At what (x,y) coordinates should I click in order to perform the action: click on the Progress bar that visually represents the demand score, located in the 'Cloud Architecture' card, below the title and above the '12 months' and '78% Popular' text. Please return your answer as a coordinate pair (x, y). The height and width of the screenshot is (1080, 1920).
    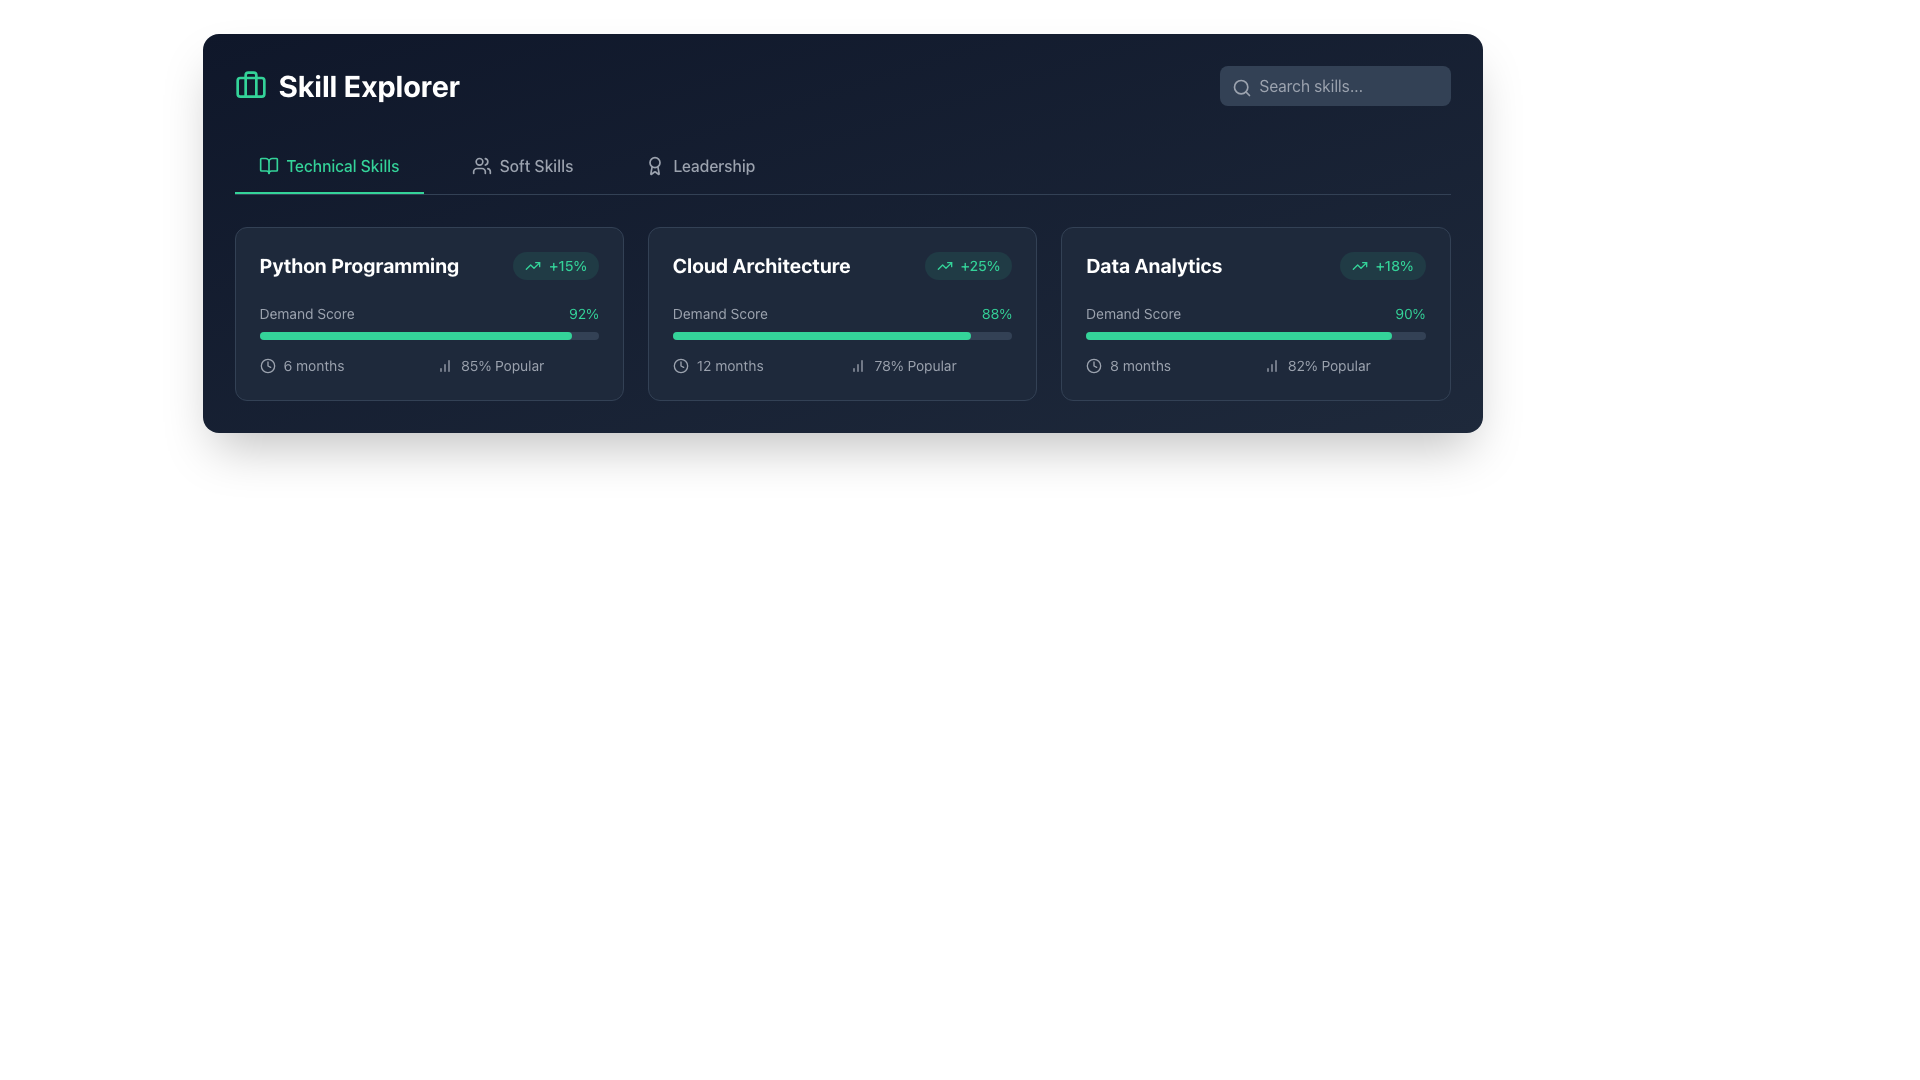
    Looking at the image, I should click on (842, 338).